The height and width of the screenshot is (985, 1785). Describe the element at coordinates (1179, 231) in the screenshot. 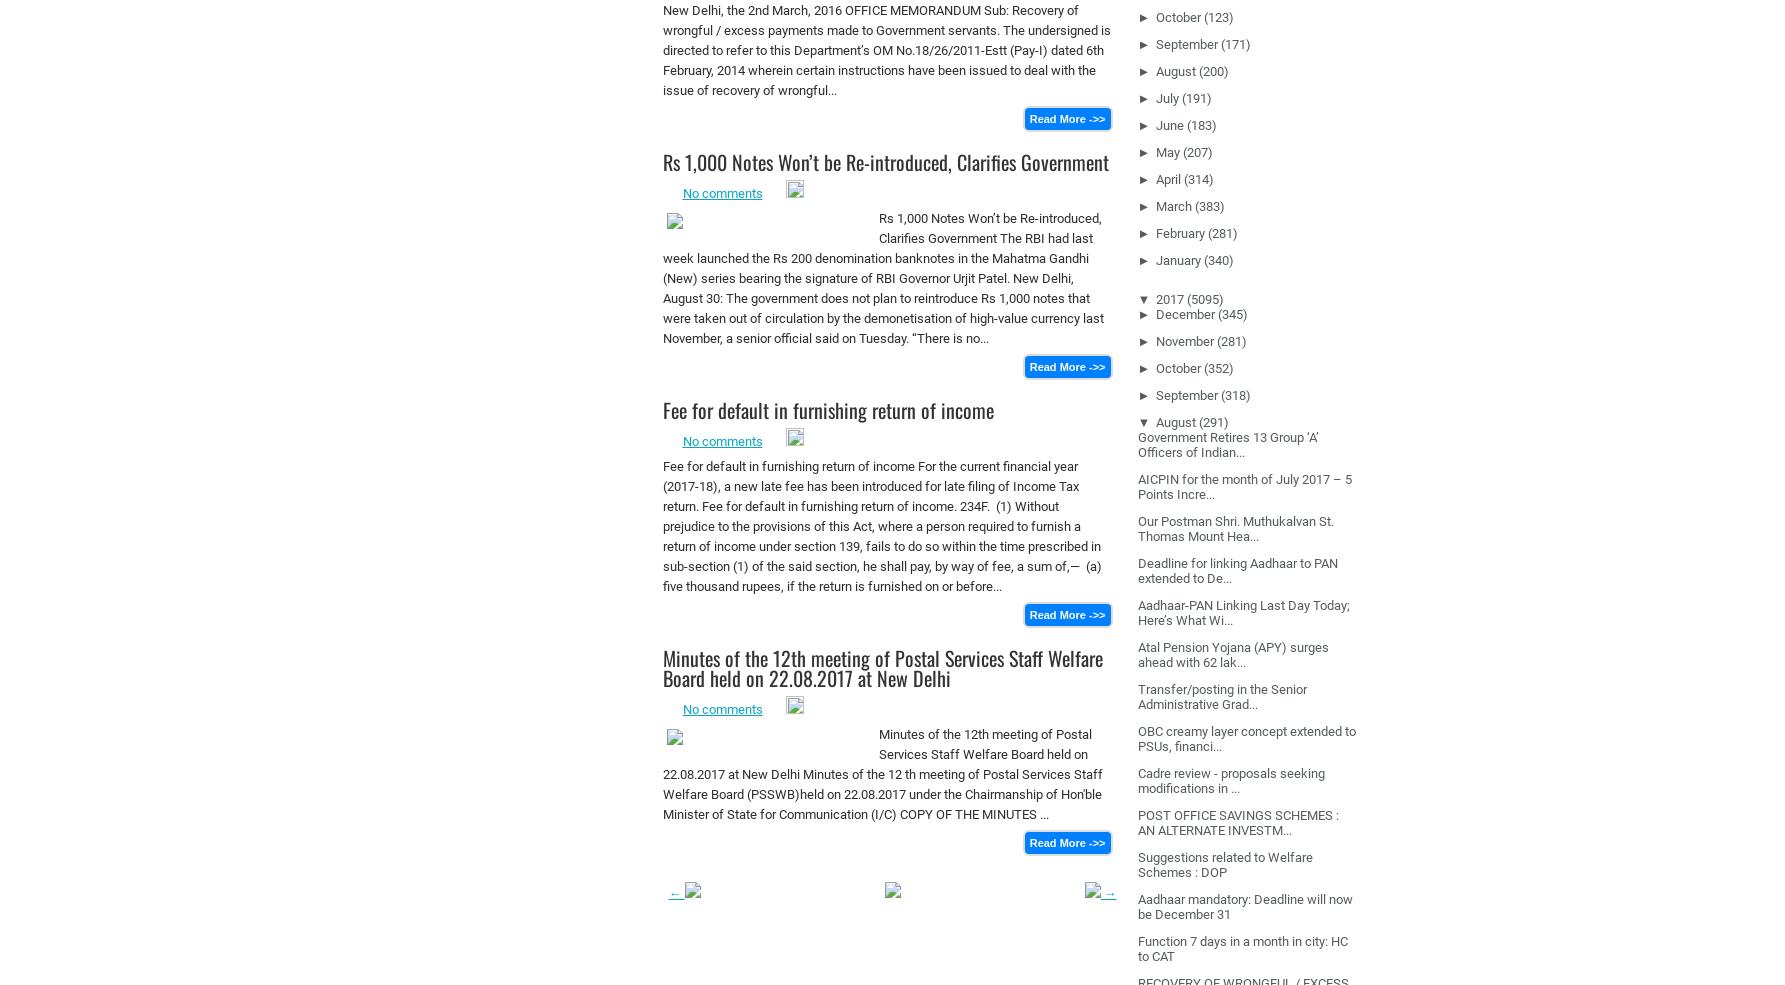

I see `'February'` at that location.